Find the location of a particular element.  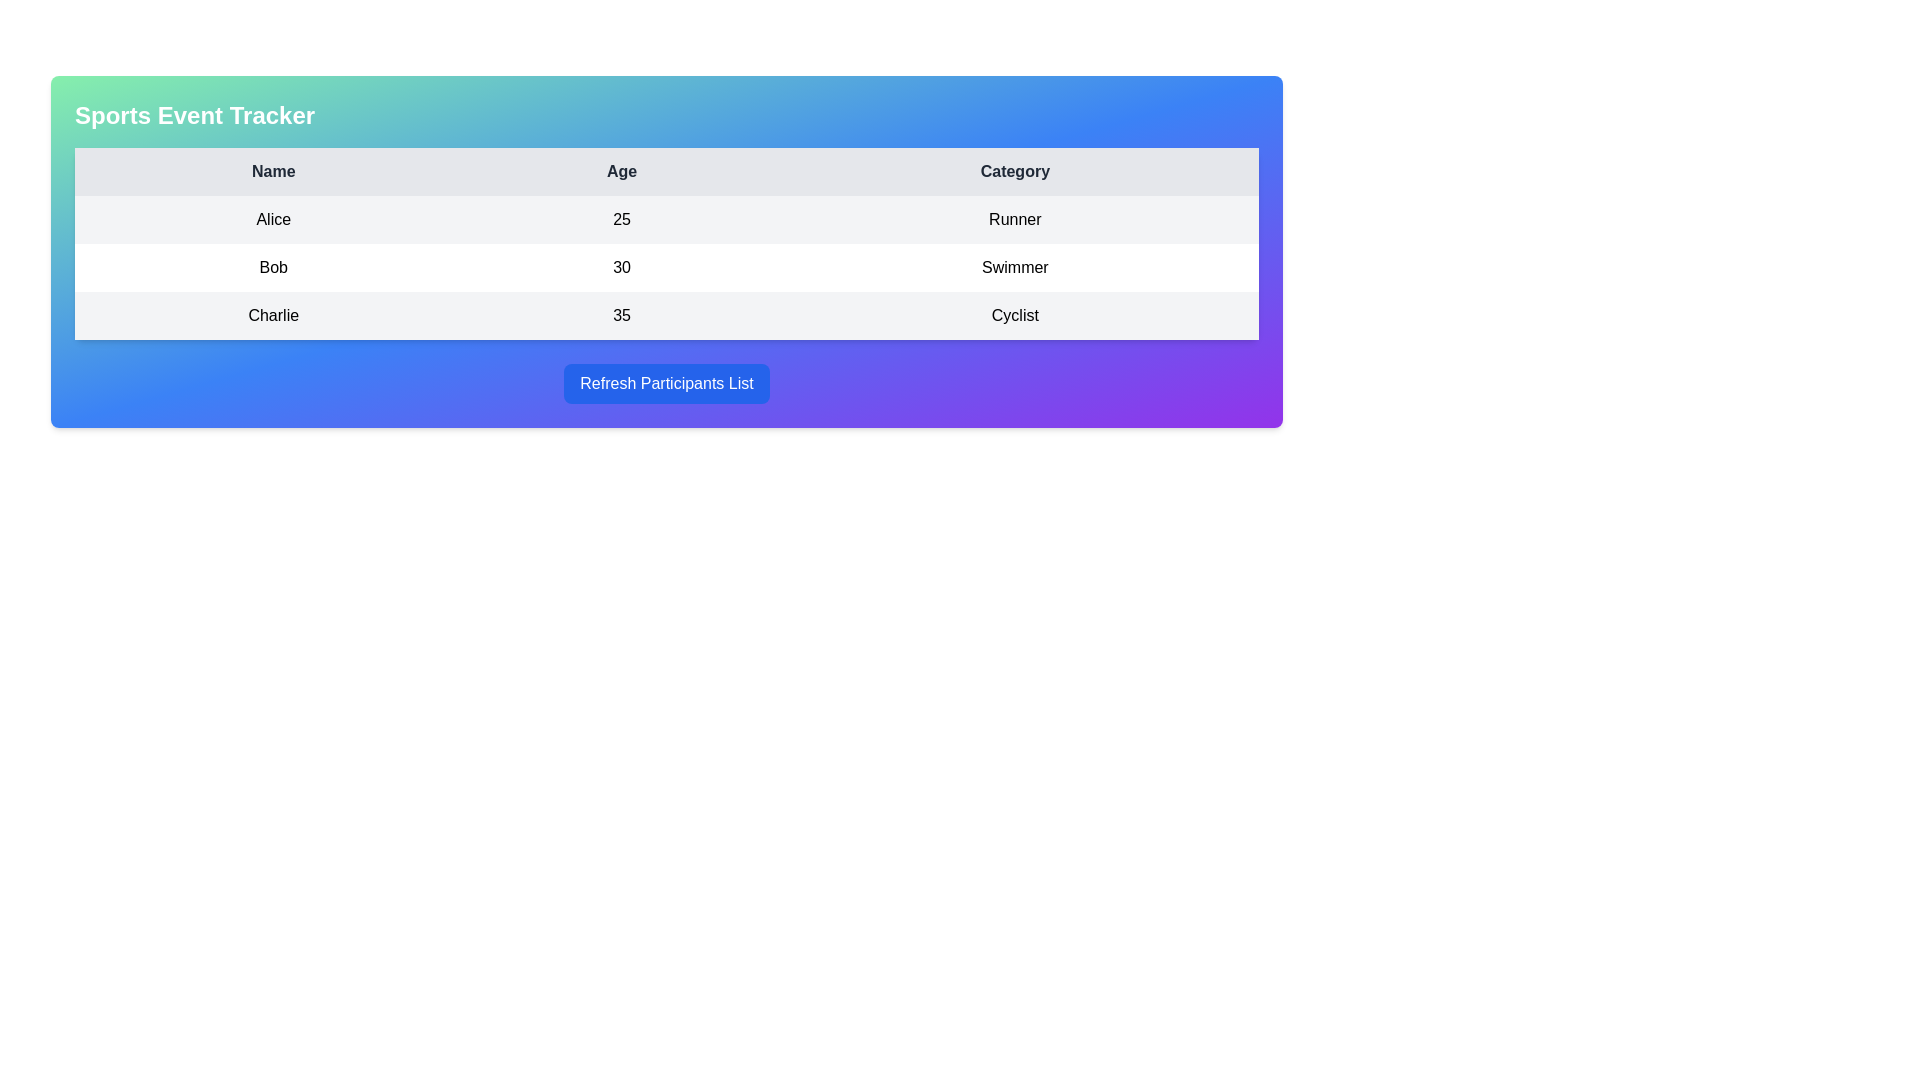

the header cell for the 'Age' column in the table, located between the 'Name' and 'Category' cells is located at coordinates (621, 171).